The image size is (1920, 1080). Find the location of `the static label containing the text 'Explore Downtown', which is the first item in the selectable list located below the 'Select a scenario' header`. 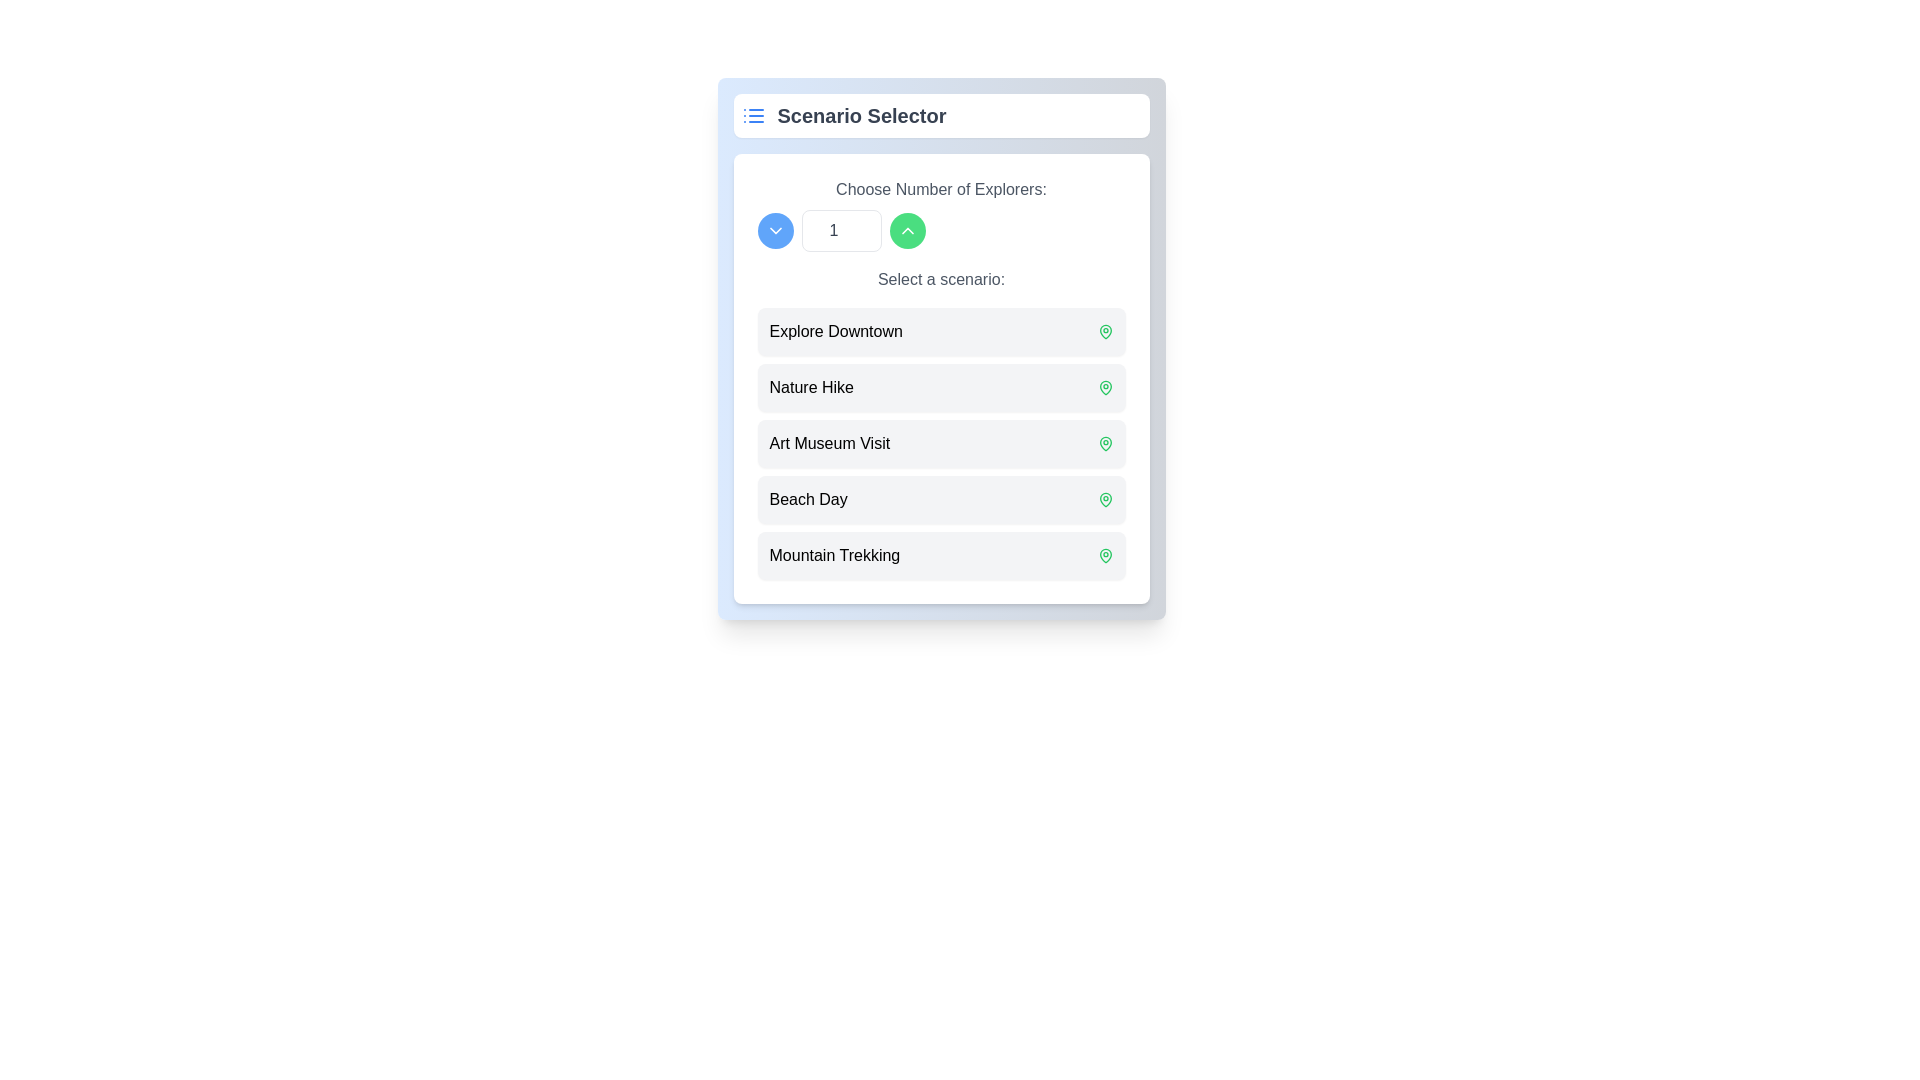

the static label containing the text 'Explore Downtown', which is the first item in the selectable list located below the 'Select a scenario' header is located at coordinates (836, 330).